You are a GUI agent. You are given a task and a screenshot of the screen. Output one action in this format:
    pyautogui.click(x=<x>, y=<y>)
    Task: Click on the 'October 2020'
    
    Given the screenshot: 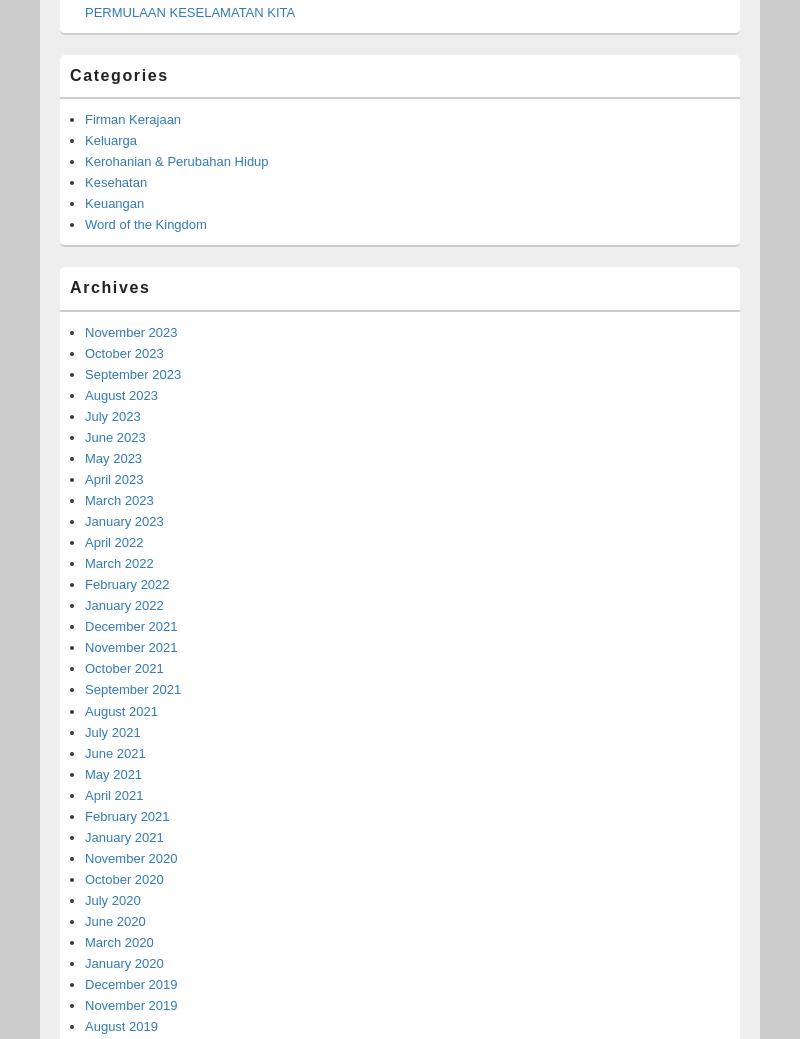 What is the action you would take?
    pyautogui.click(x=123, y=878)
    